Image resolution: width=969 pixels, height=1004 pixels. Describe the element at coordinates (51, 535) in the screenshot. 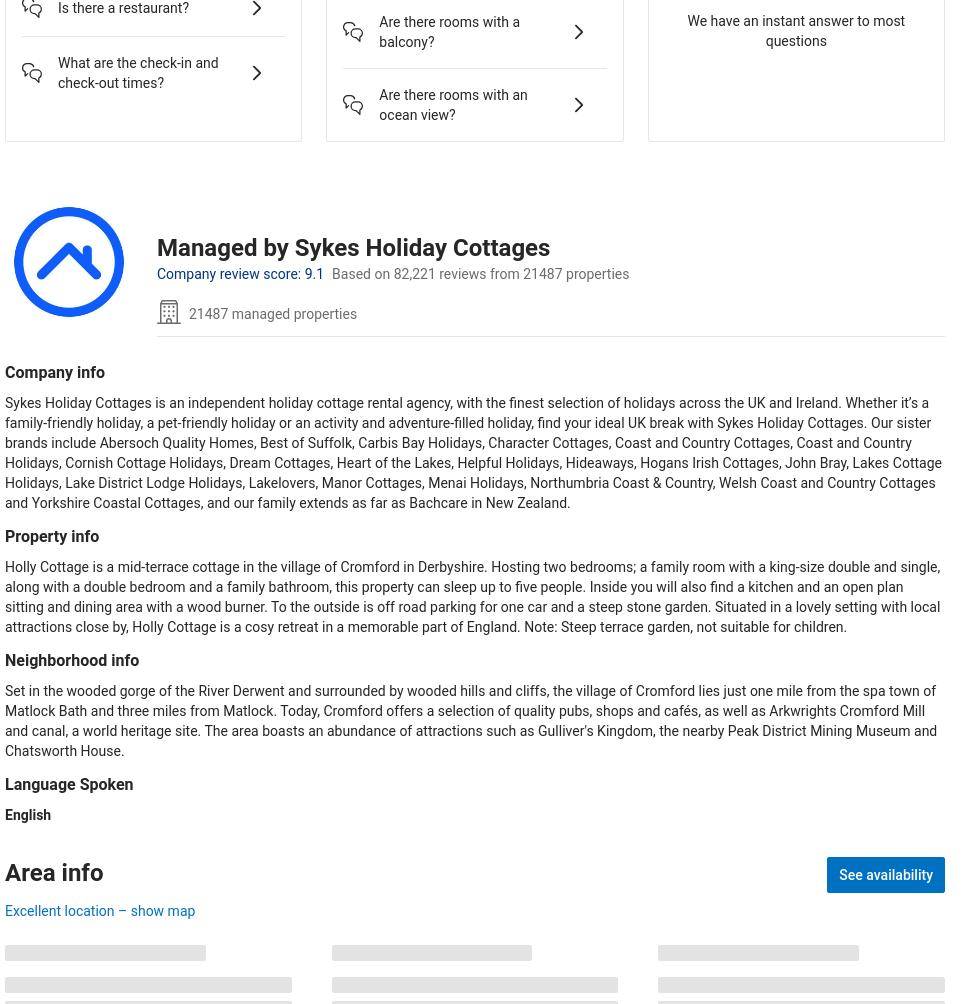

I see `'Property info'` at that location.